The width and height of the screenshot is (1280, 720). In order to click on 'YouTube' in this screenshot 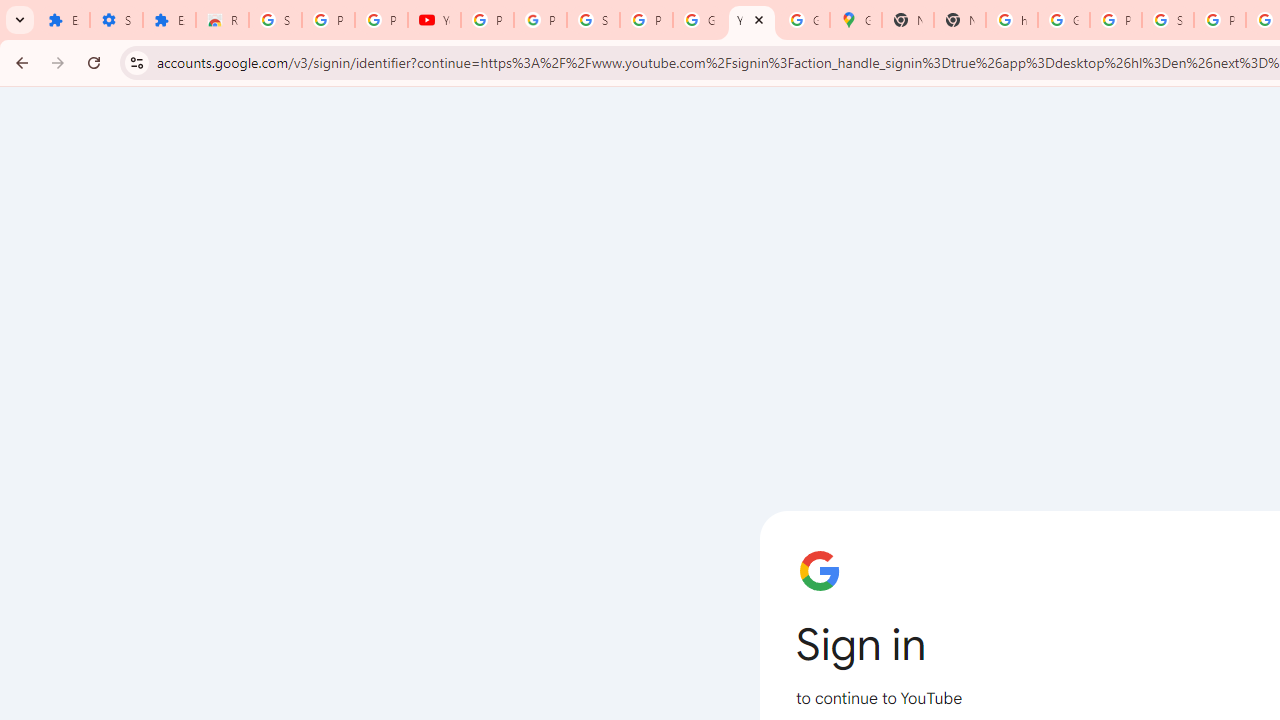, I will do `click(751, 20)`.